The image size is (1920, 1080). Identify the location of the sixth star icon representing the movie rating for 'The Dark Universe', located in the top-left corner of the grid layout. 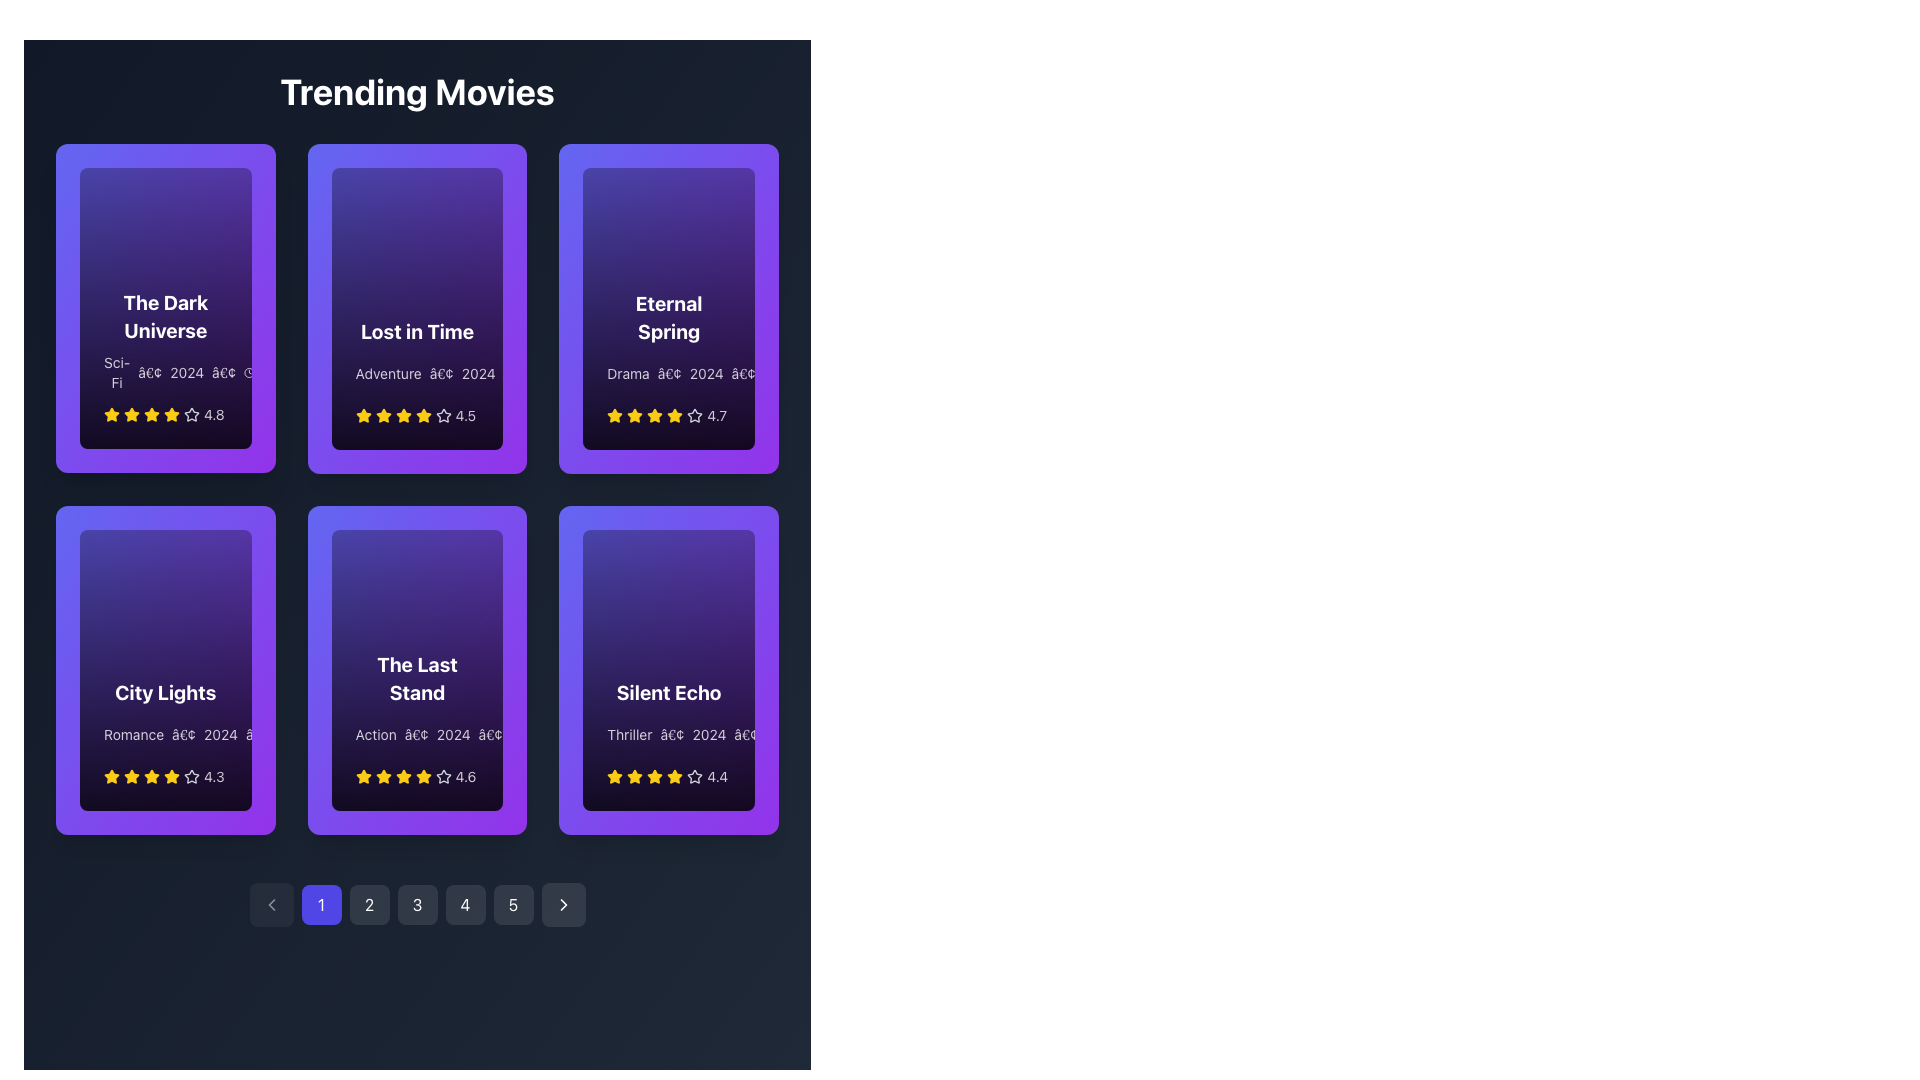
(172, 414).